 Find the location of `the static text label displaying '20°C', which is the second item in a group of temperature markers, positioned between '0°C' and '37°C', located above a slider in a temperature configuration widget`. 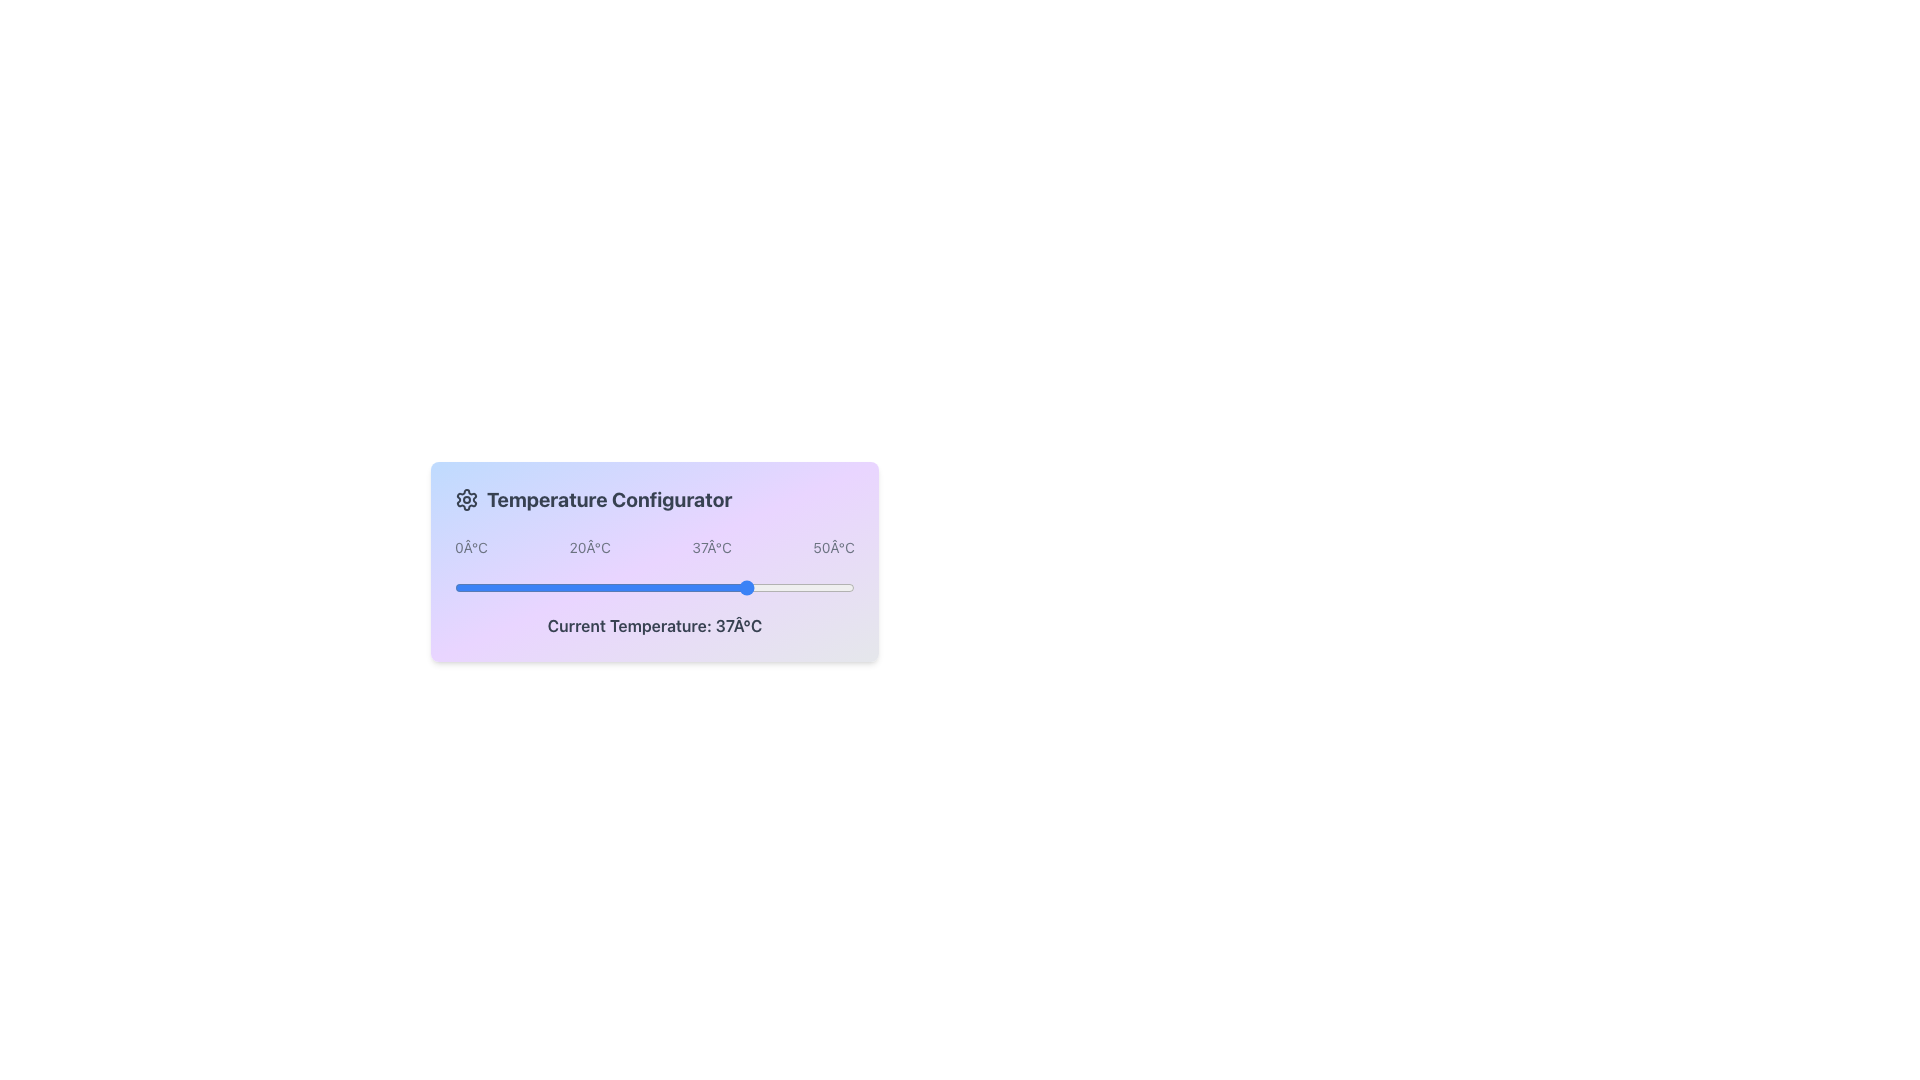

the static text label displaying '20°C', which is the second item in a group of temperature markers, positioned between '0°C' and '37°C', located above a slider in a temperature configuration widget is located at coordinates (589, 547).